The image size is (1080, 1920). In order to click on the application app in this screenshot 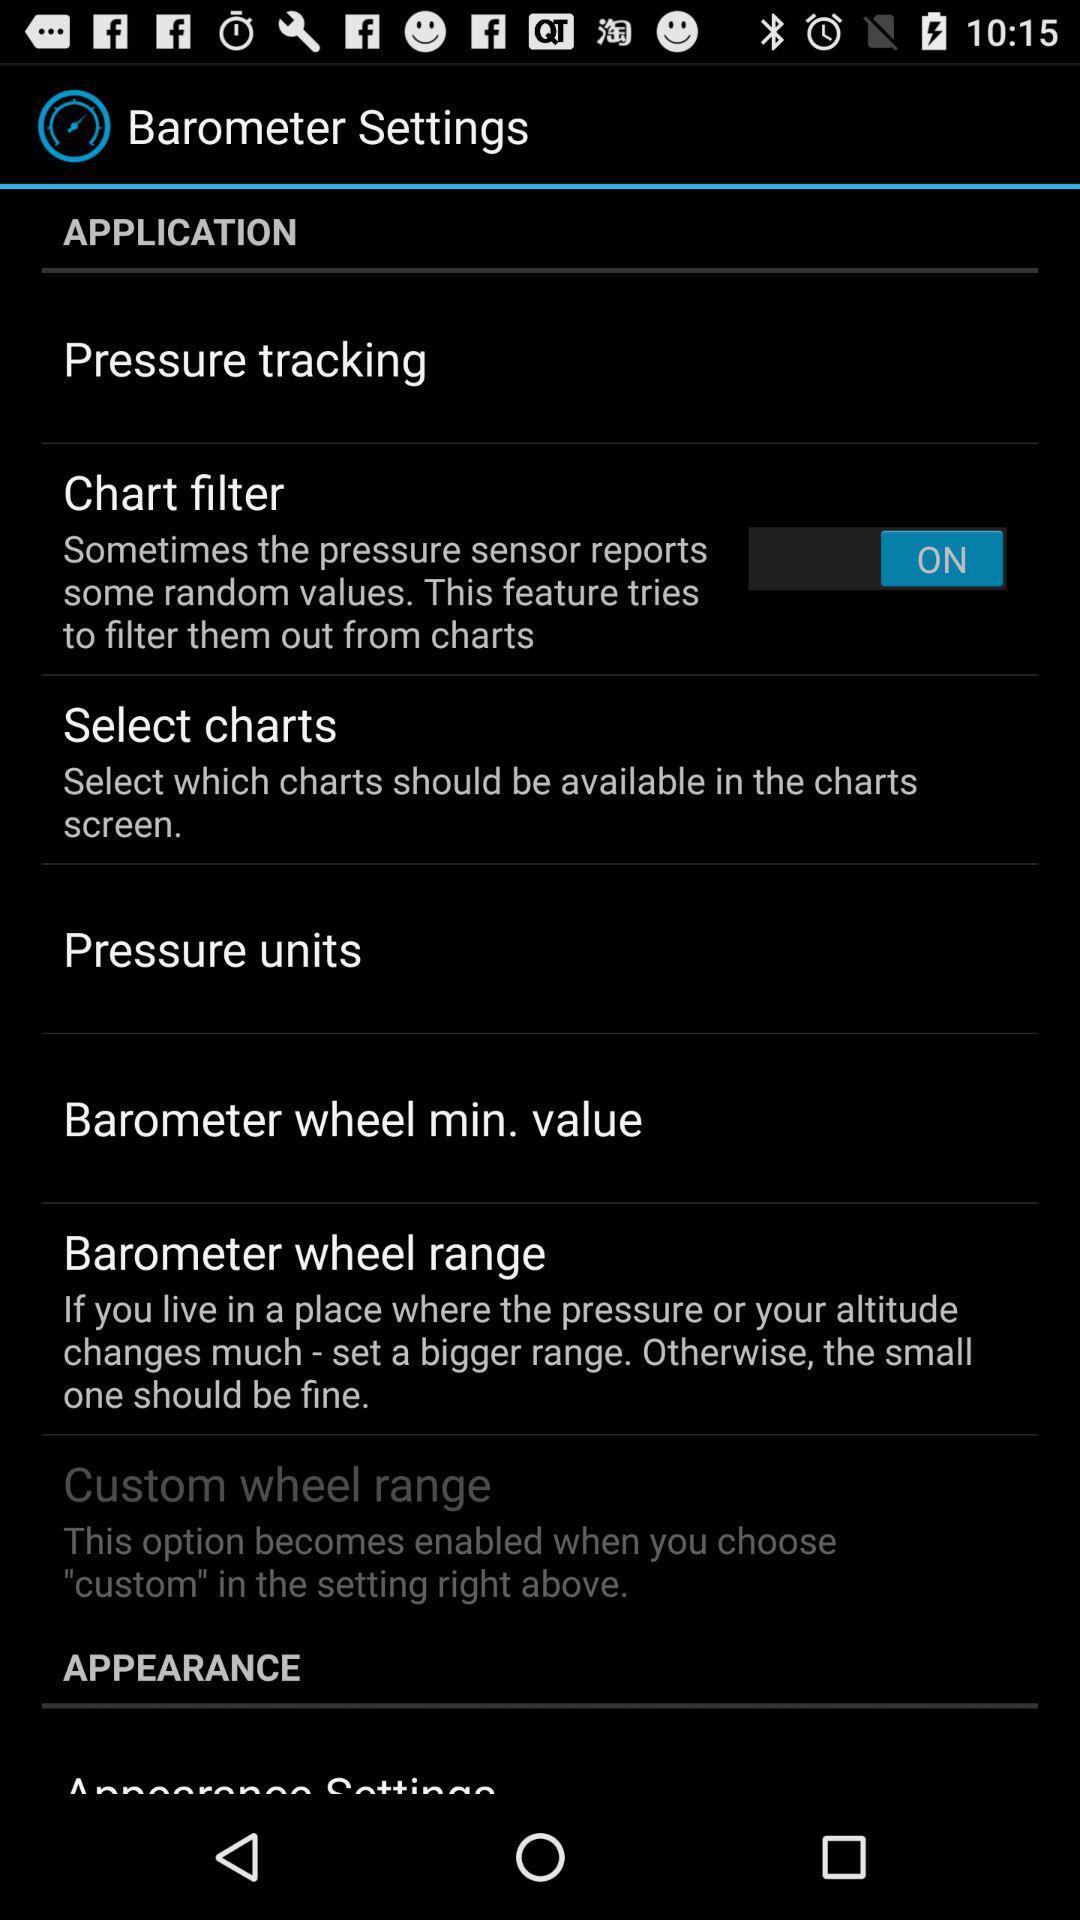, I will do `click(540, 230)`.